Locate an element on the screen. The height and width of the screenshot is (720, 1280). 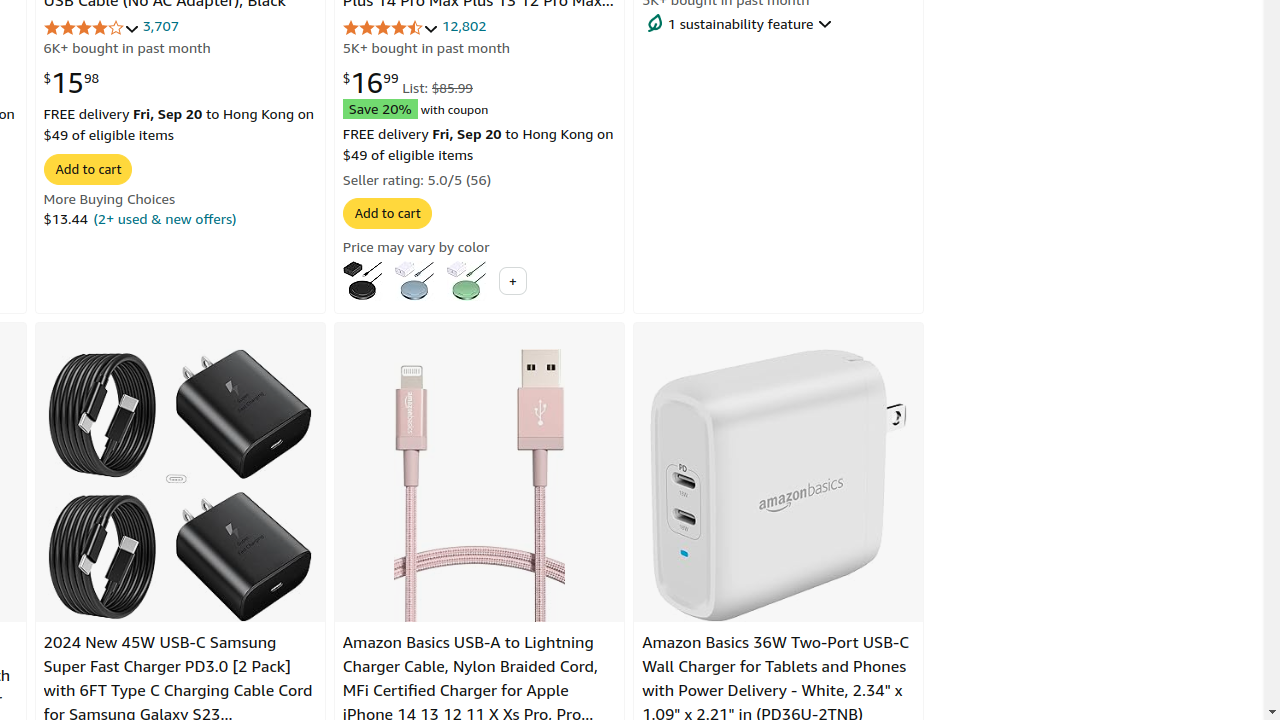
'Amazon Basics USB-A to Lightning Charger Cable, Nylon Braided Cord, MFi Certified Charger for Apple iPhone 14 13 12 11 X X...' is located at coordinates (478, 484).